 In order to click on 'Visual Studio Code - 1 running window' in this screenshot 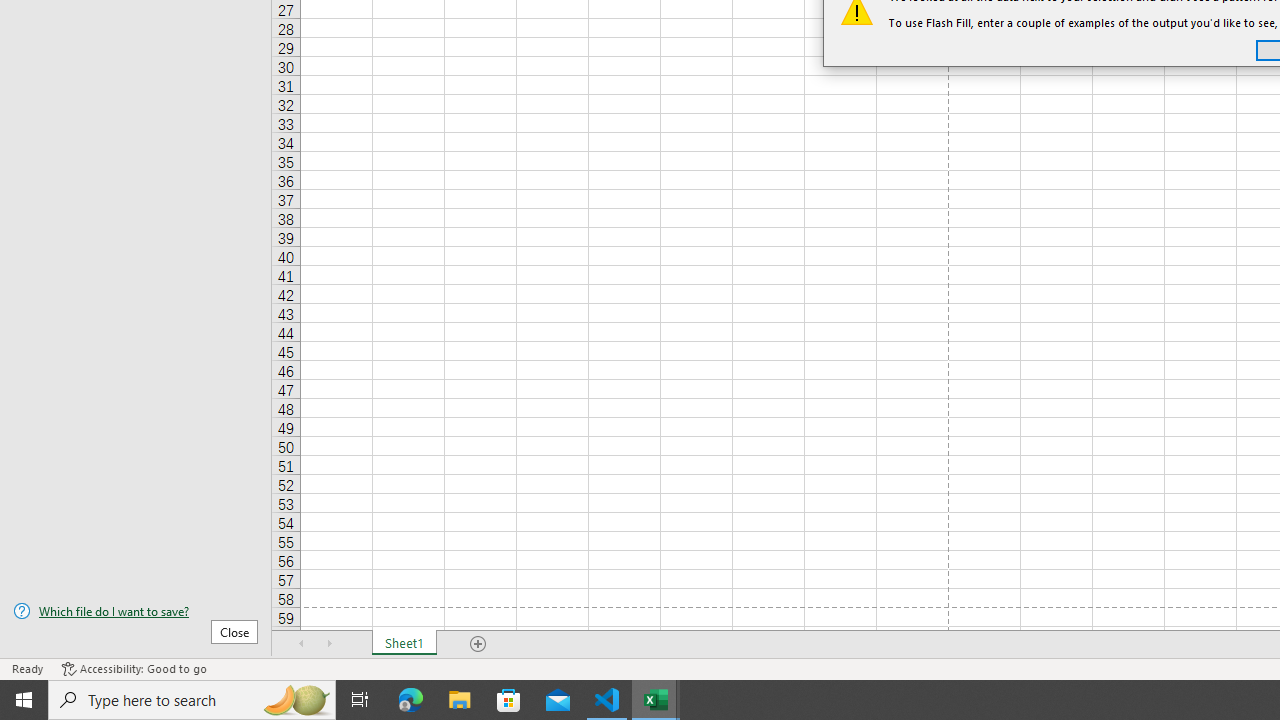, I will do `click(606, 698)`.